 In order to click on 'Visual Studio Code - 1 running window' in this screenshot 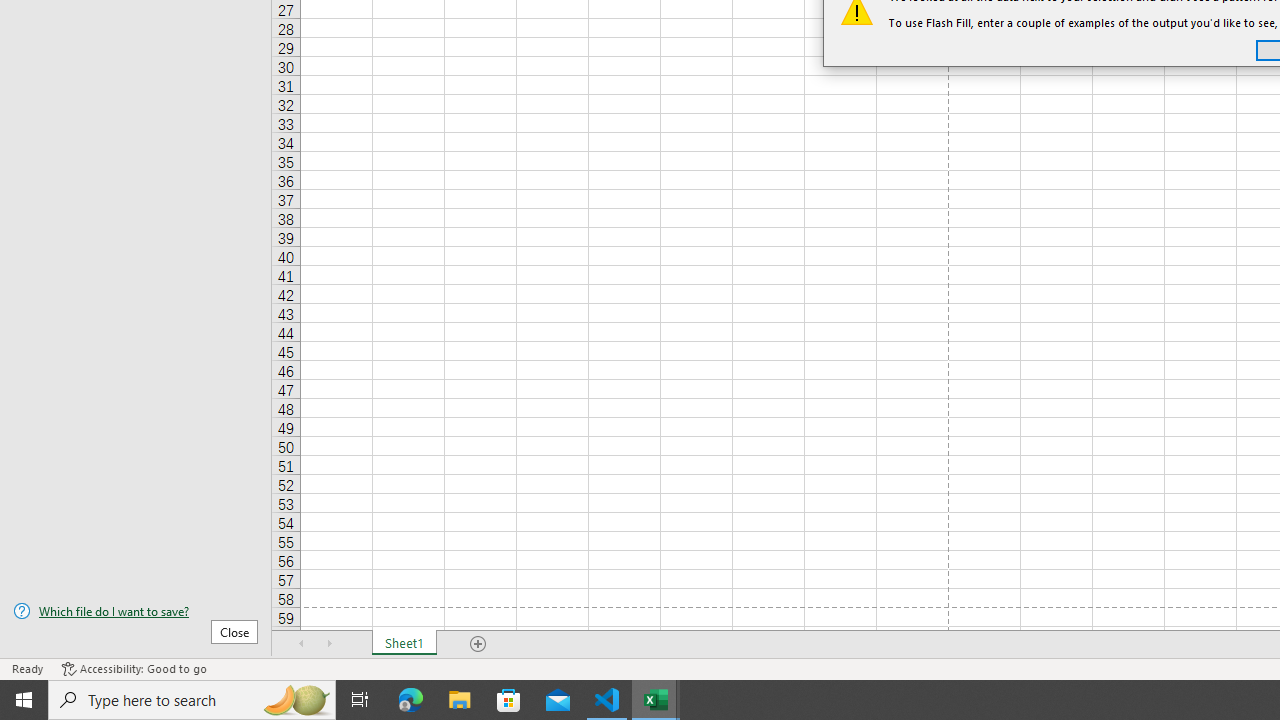, I will do `click(606, 698)`.